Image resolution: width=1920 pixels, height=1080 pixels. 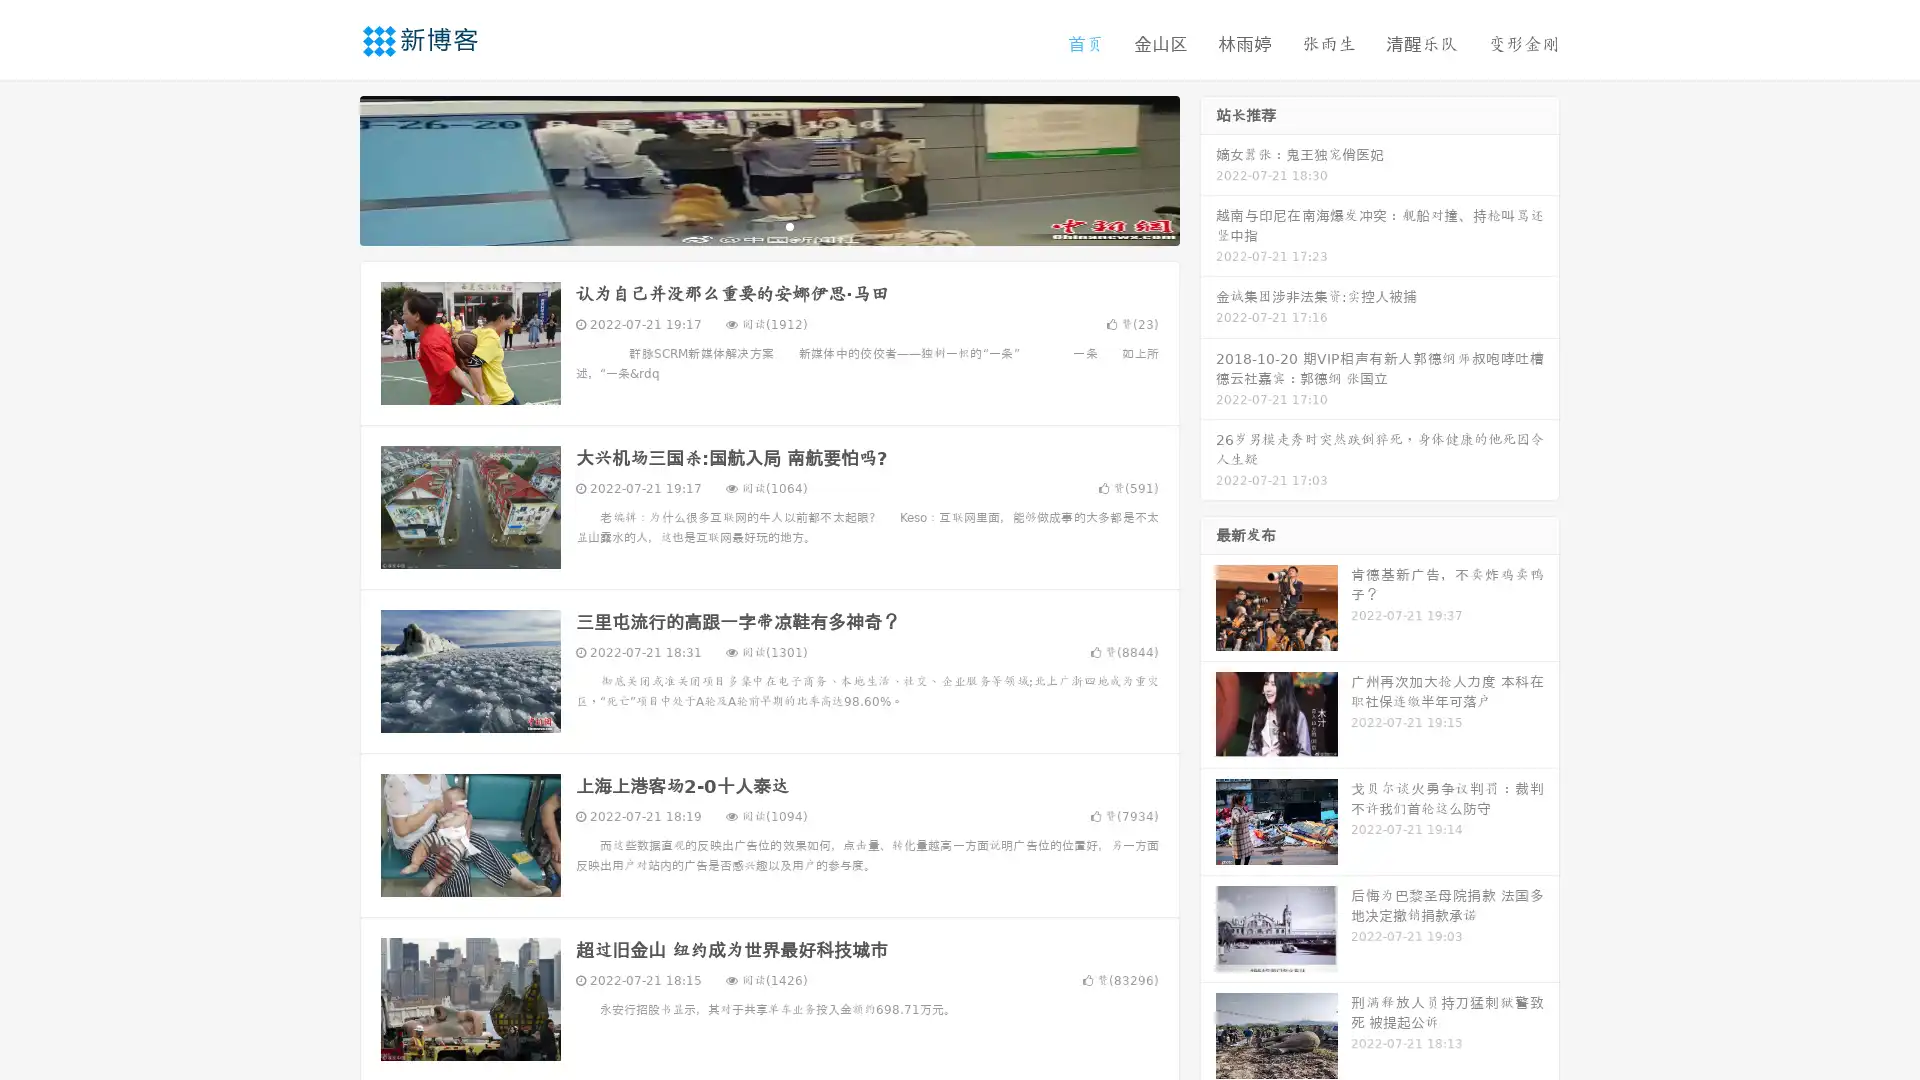 What do you see at coordinates (748, 225) in the screenshot?
I see `Go to slide 1` at bounding box center [748, 225].